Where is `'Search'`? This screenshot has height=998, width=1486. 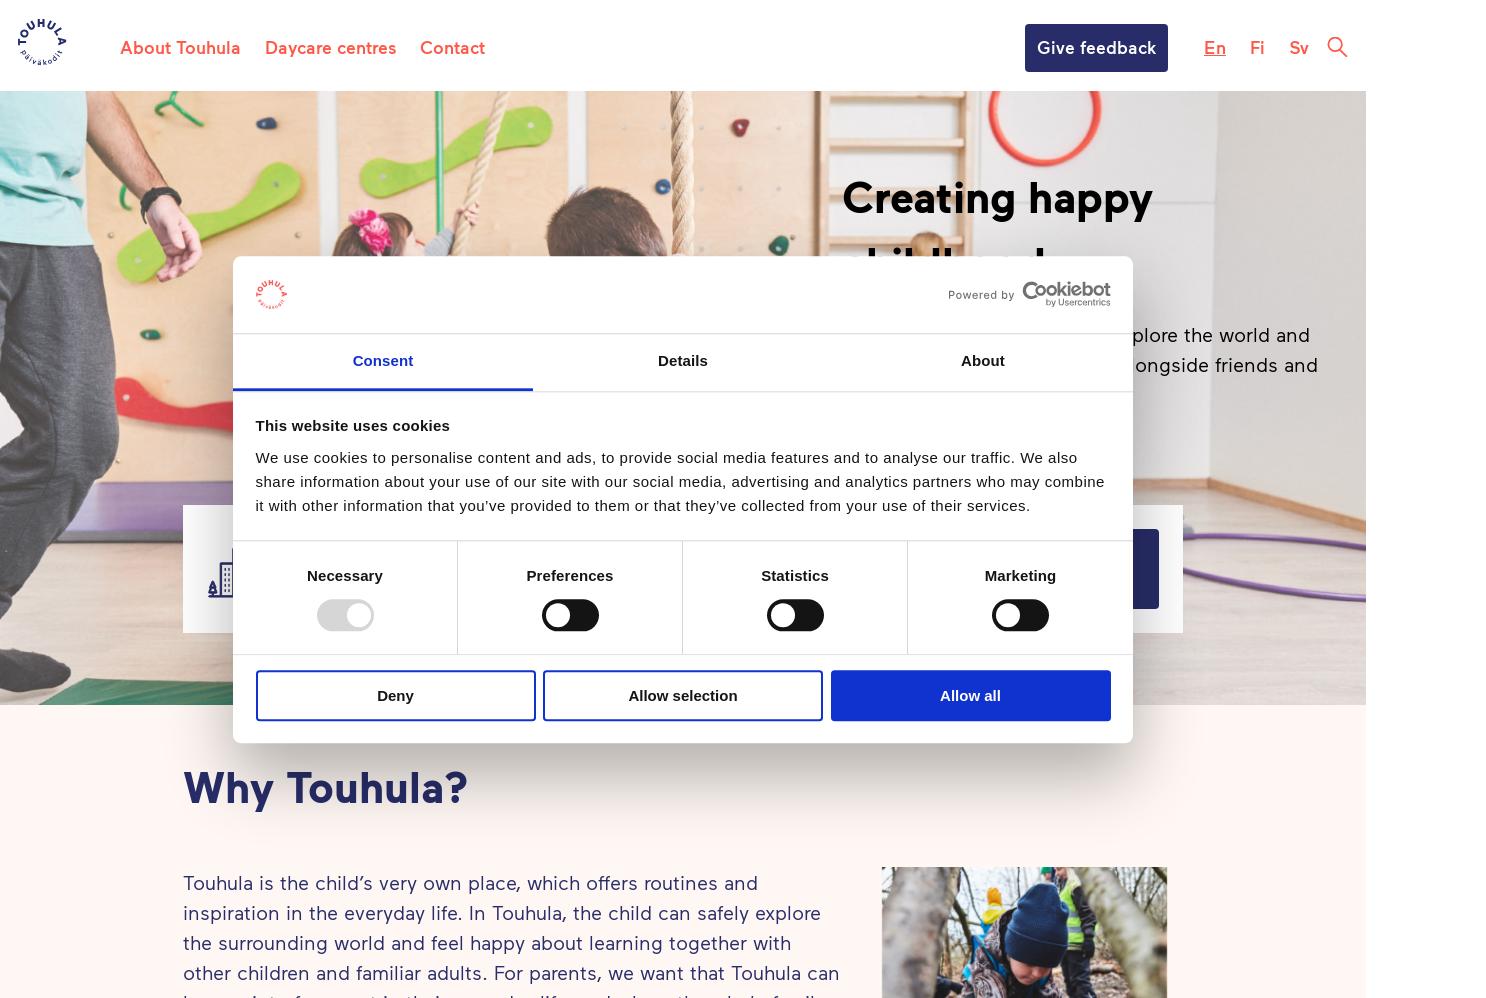
'Search' is located at coordinates (1038, 567).